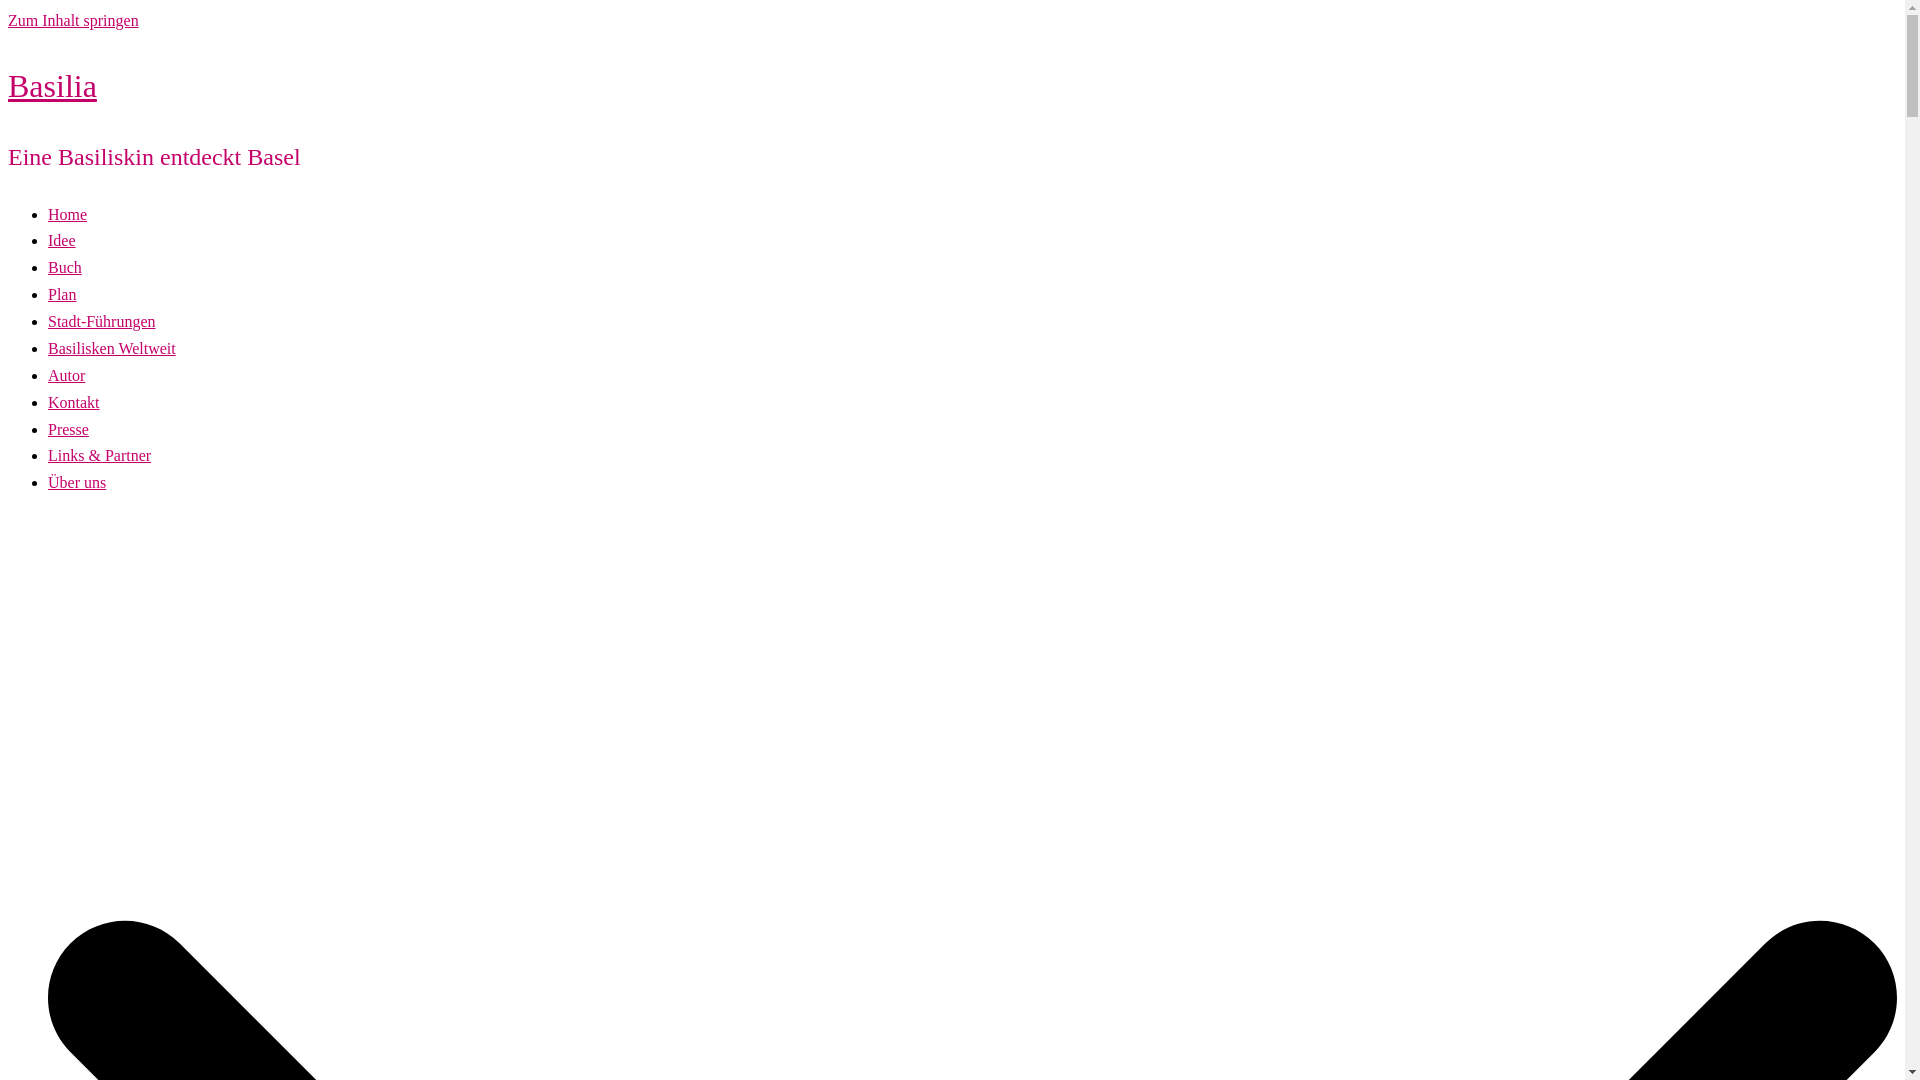 Image resolution: width=1920 pixels, height=1080 pixels. Describe the element at coordinates (48, 266) in the screenshot. I see `'Buch'` at that location.